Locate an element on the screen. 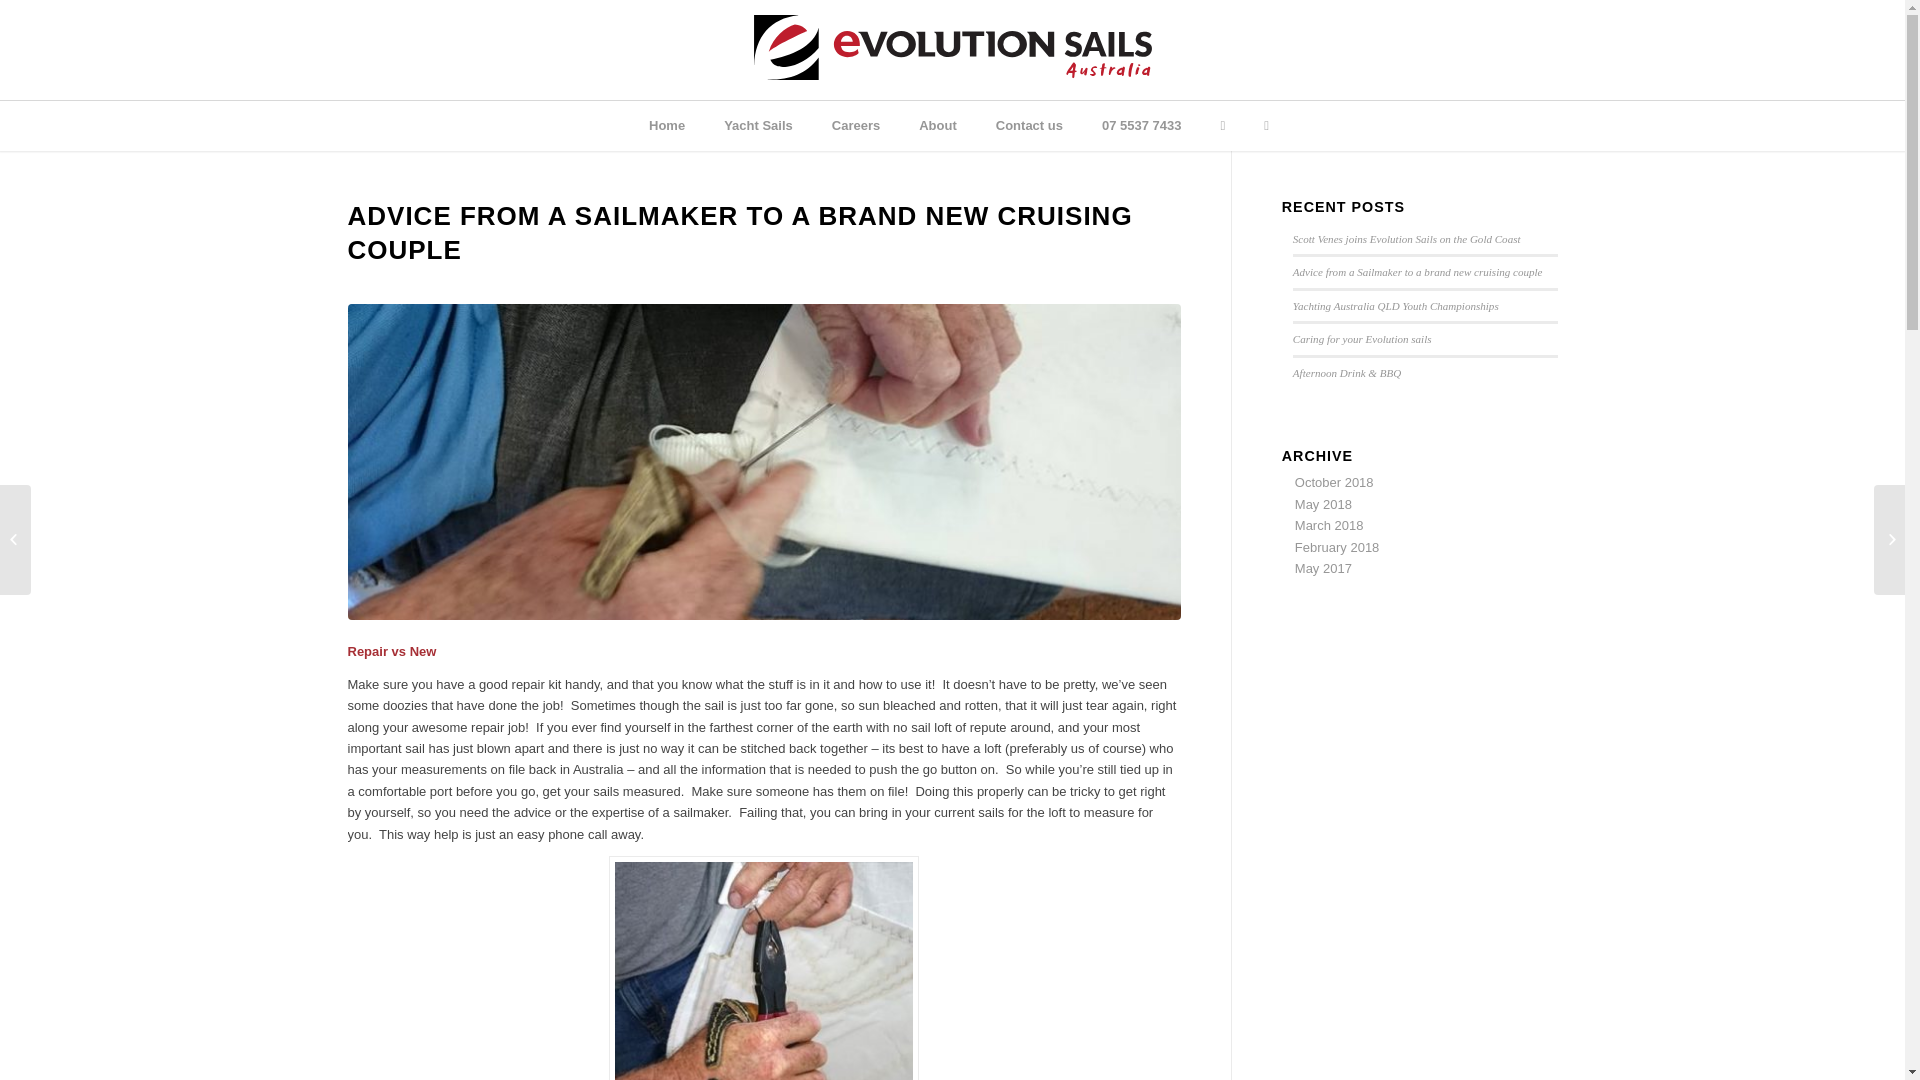 The image size is (1920, 1080). 'May 2017' is located at coordinates (1323, 568).